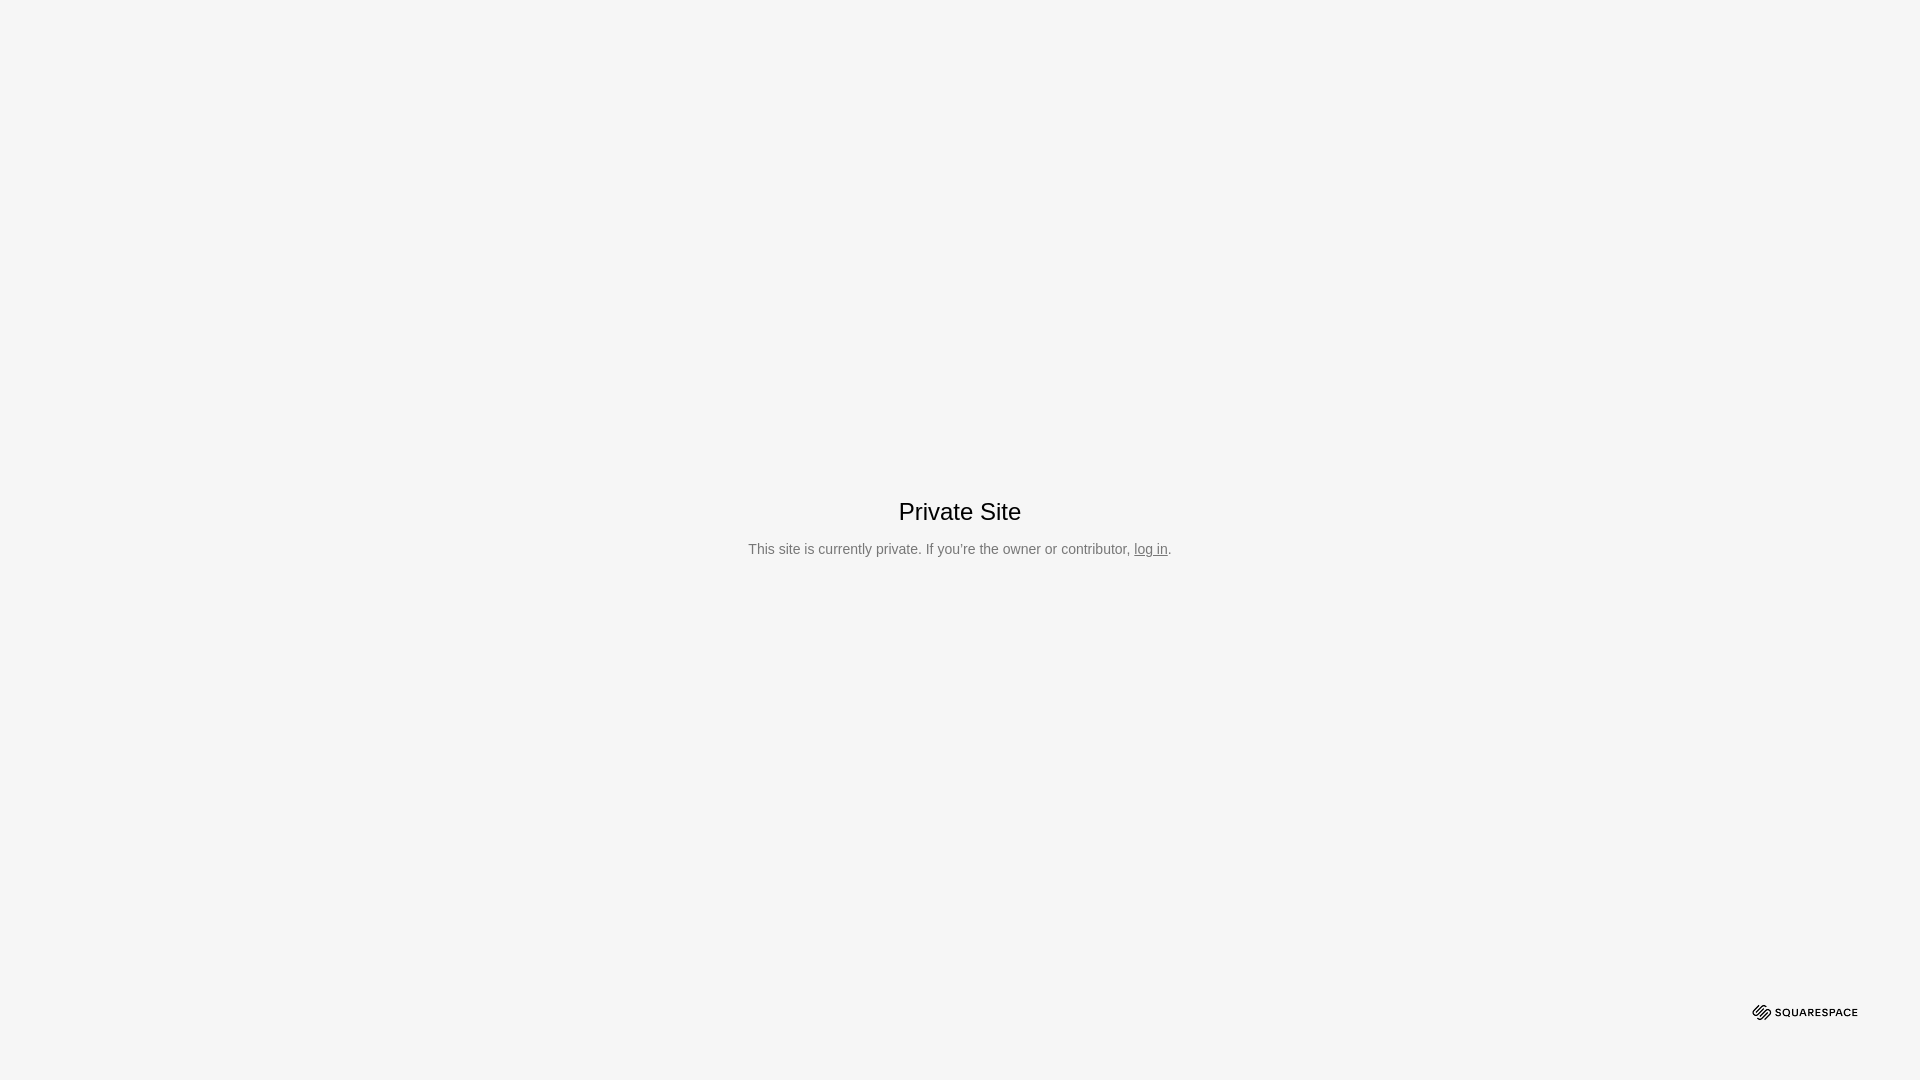 The width and height of the screenshot is (1920, 1080). What do you see at coordinates (1133, 548) in the screenshot?
I see `'log in'` at bounding box center [1133, 548].